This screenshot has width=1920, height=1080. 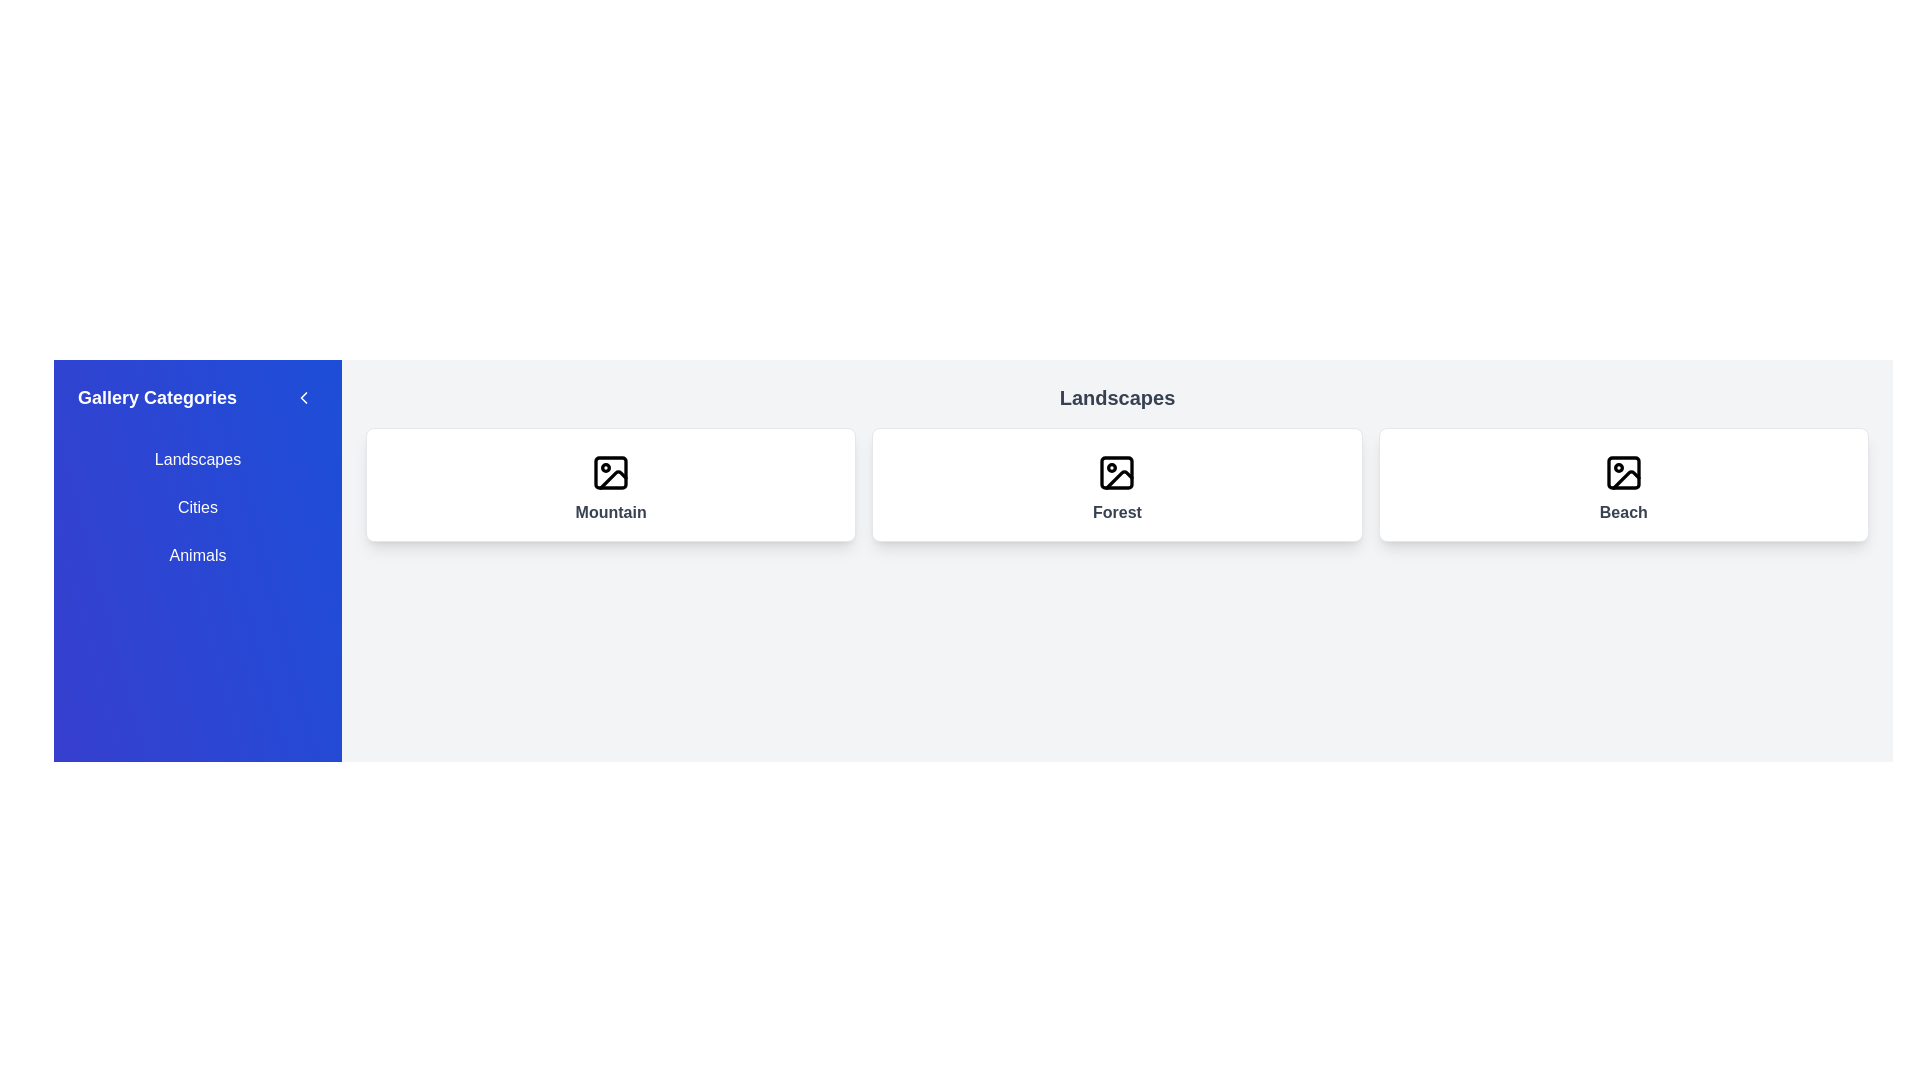 What do you see at coordinates (197, 507) in the screenshot?
I see `the 'Cities' category button located in the sidebar titled 'Gallery Categories'` at bounding box center [197, 507].